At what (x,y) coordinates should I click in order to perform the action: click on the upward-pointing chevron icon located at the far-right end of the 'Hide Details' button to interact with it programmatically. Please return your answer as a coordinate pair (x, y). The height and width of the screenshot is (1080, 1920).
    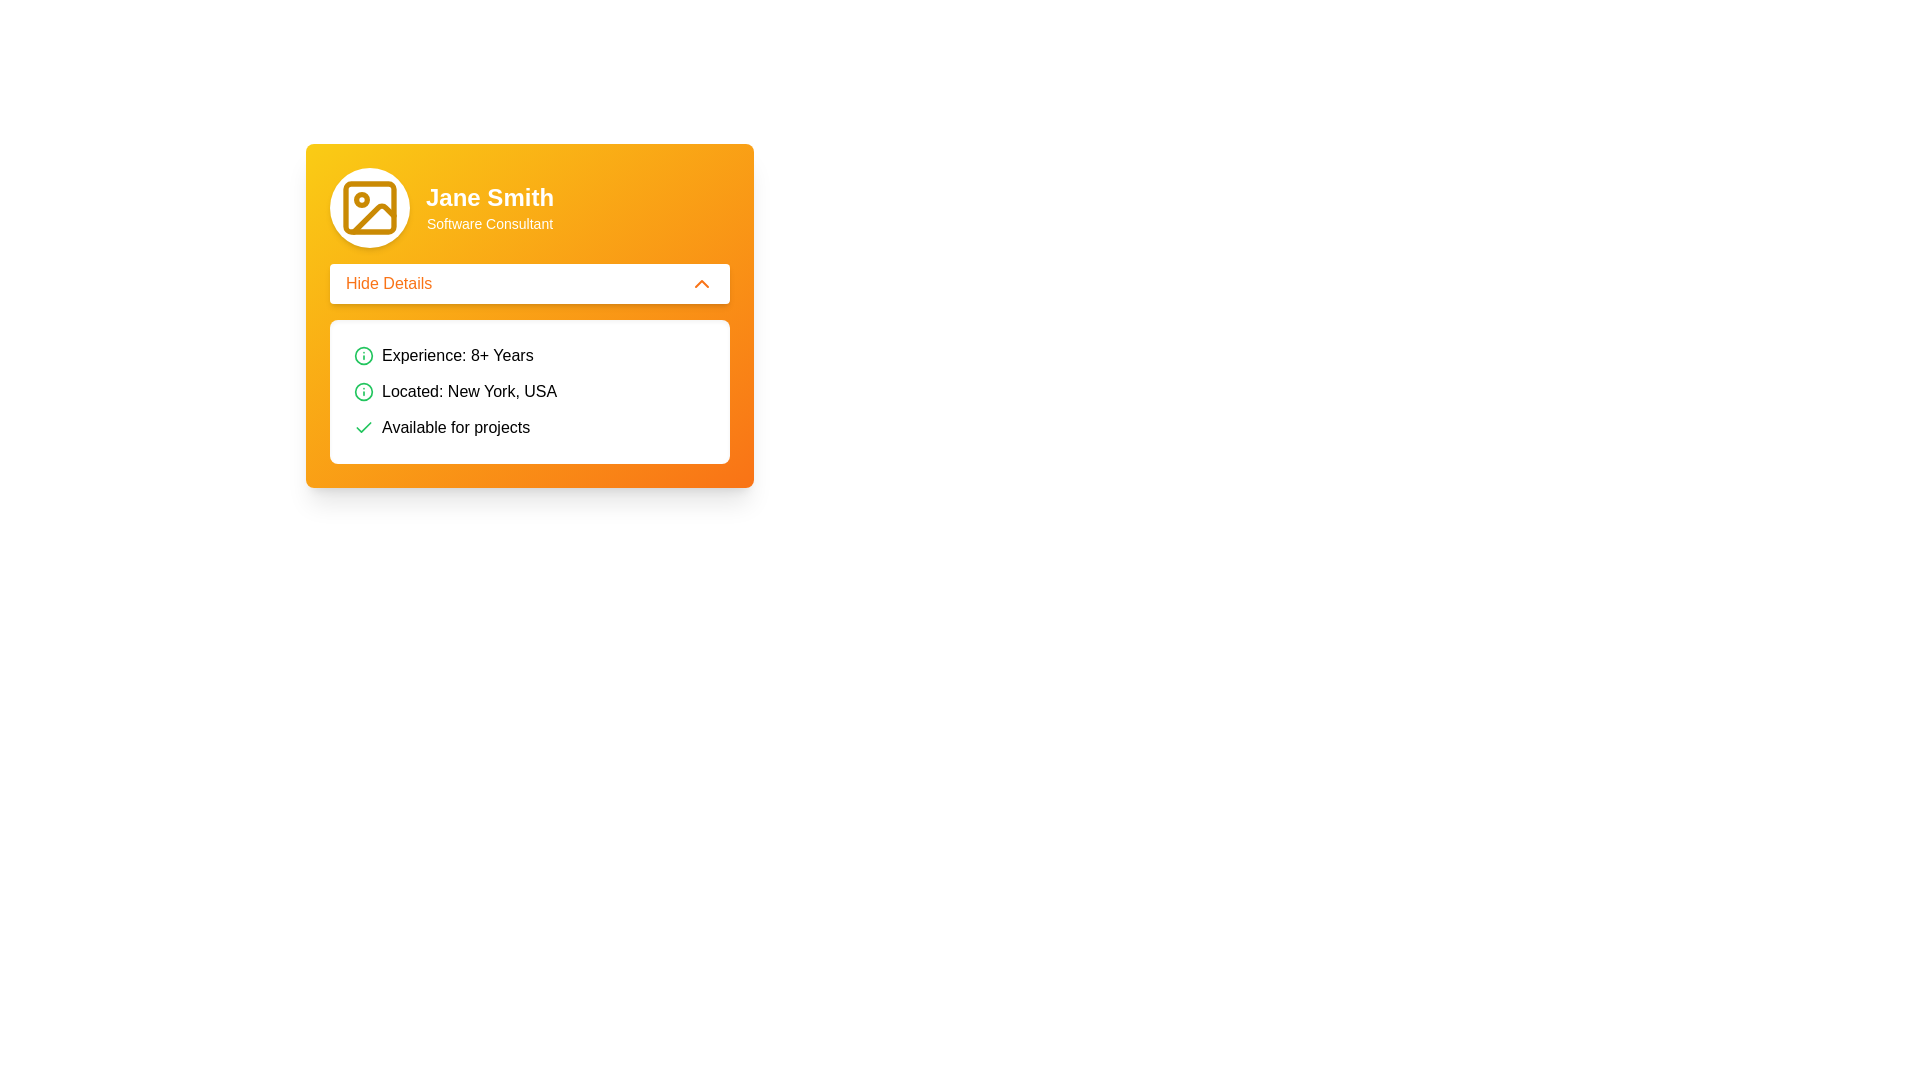
    Looking at the image, I should click on (701, 284).